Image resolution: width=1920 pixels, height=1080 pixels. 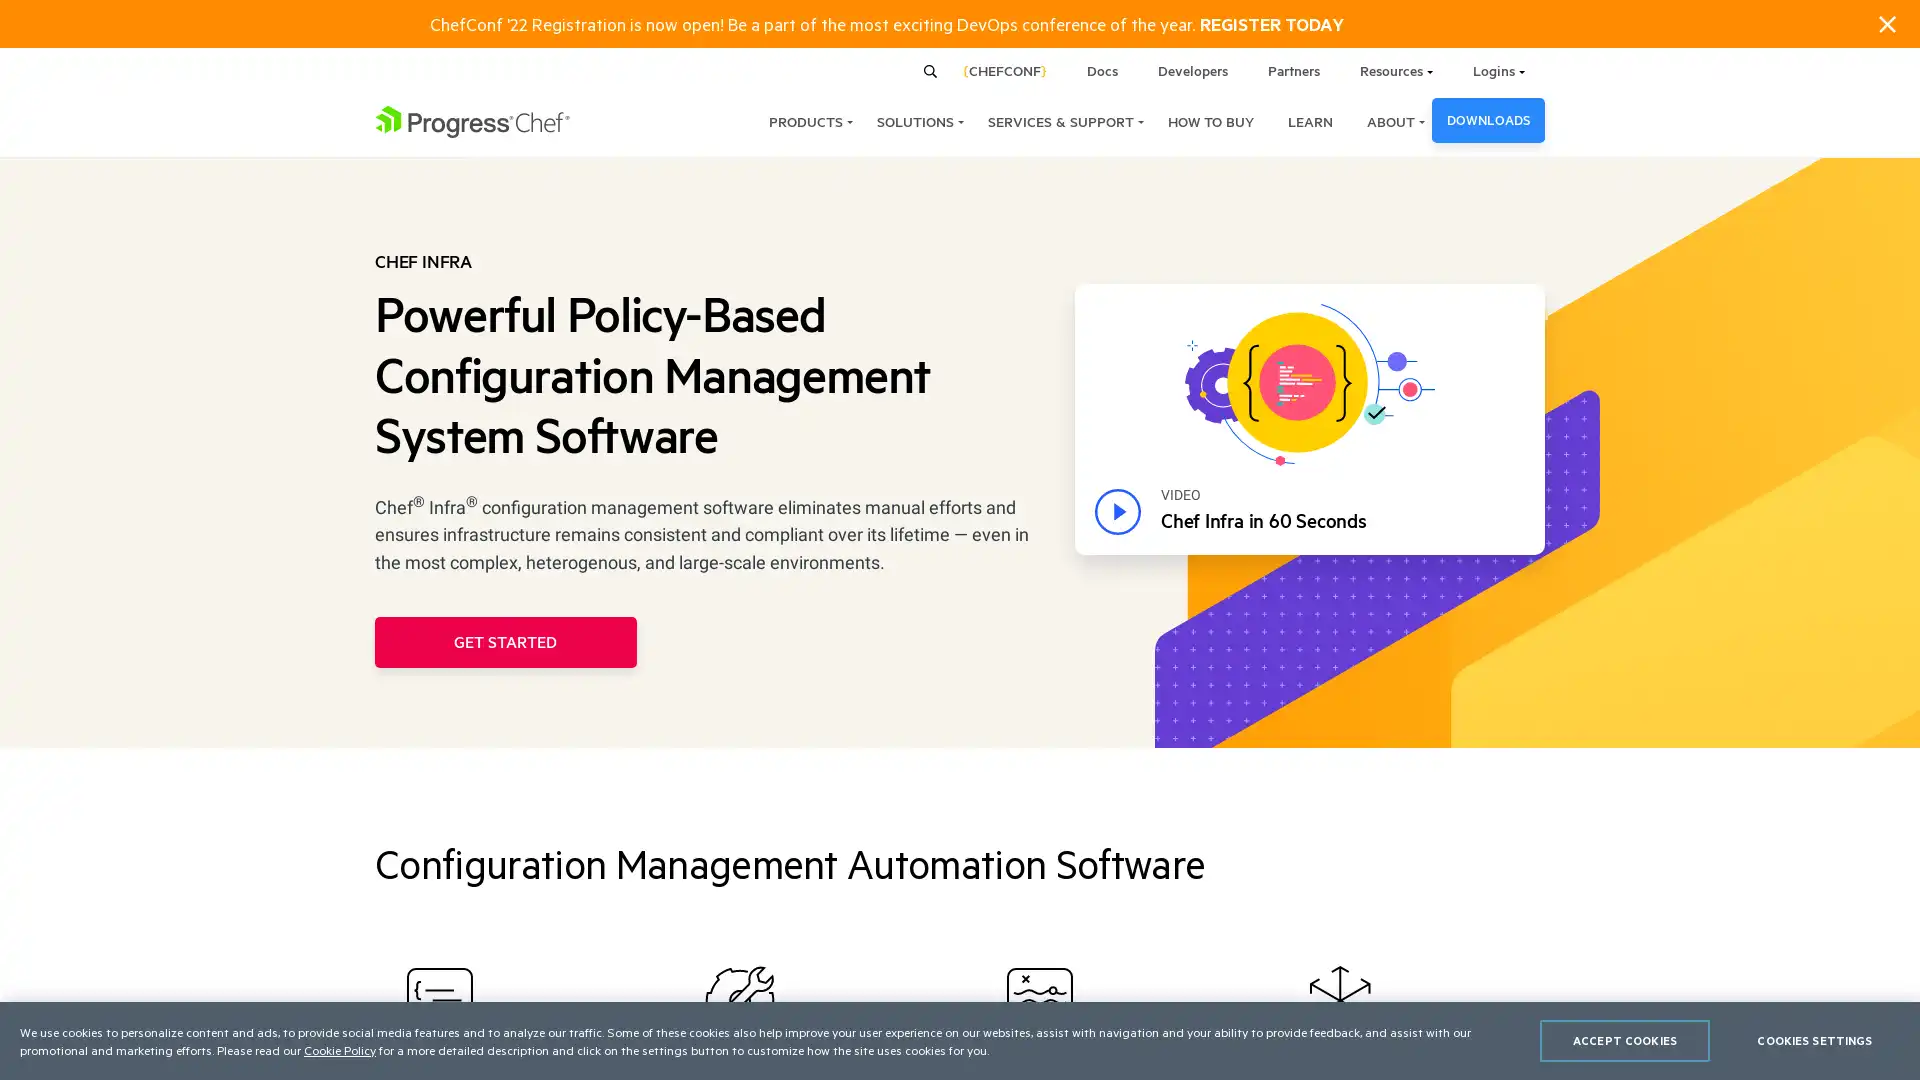 I want to click on SERVICES & SUPPORT, so click(x=1016, y=122).